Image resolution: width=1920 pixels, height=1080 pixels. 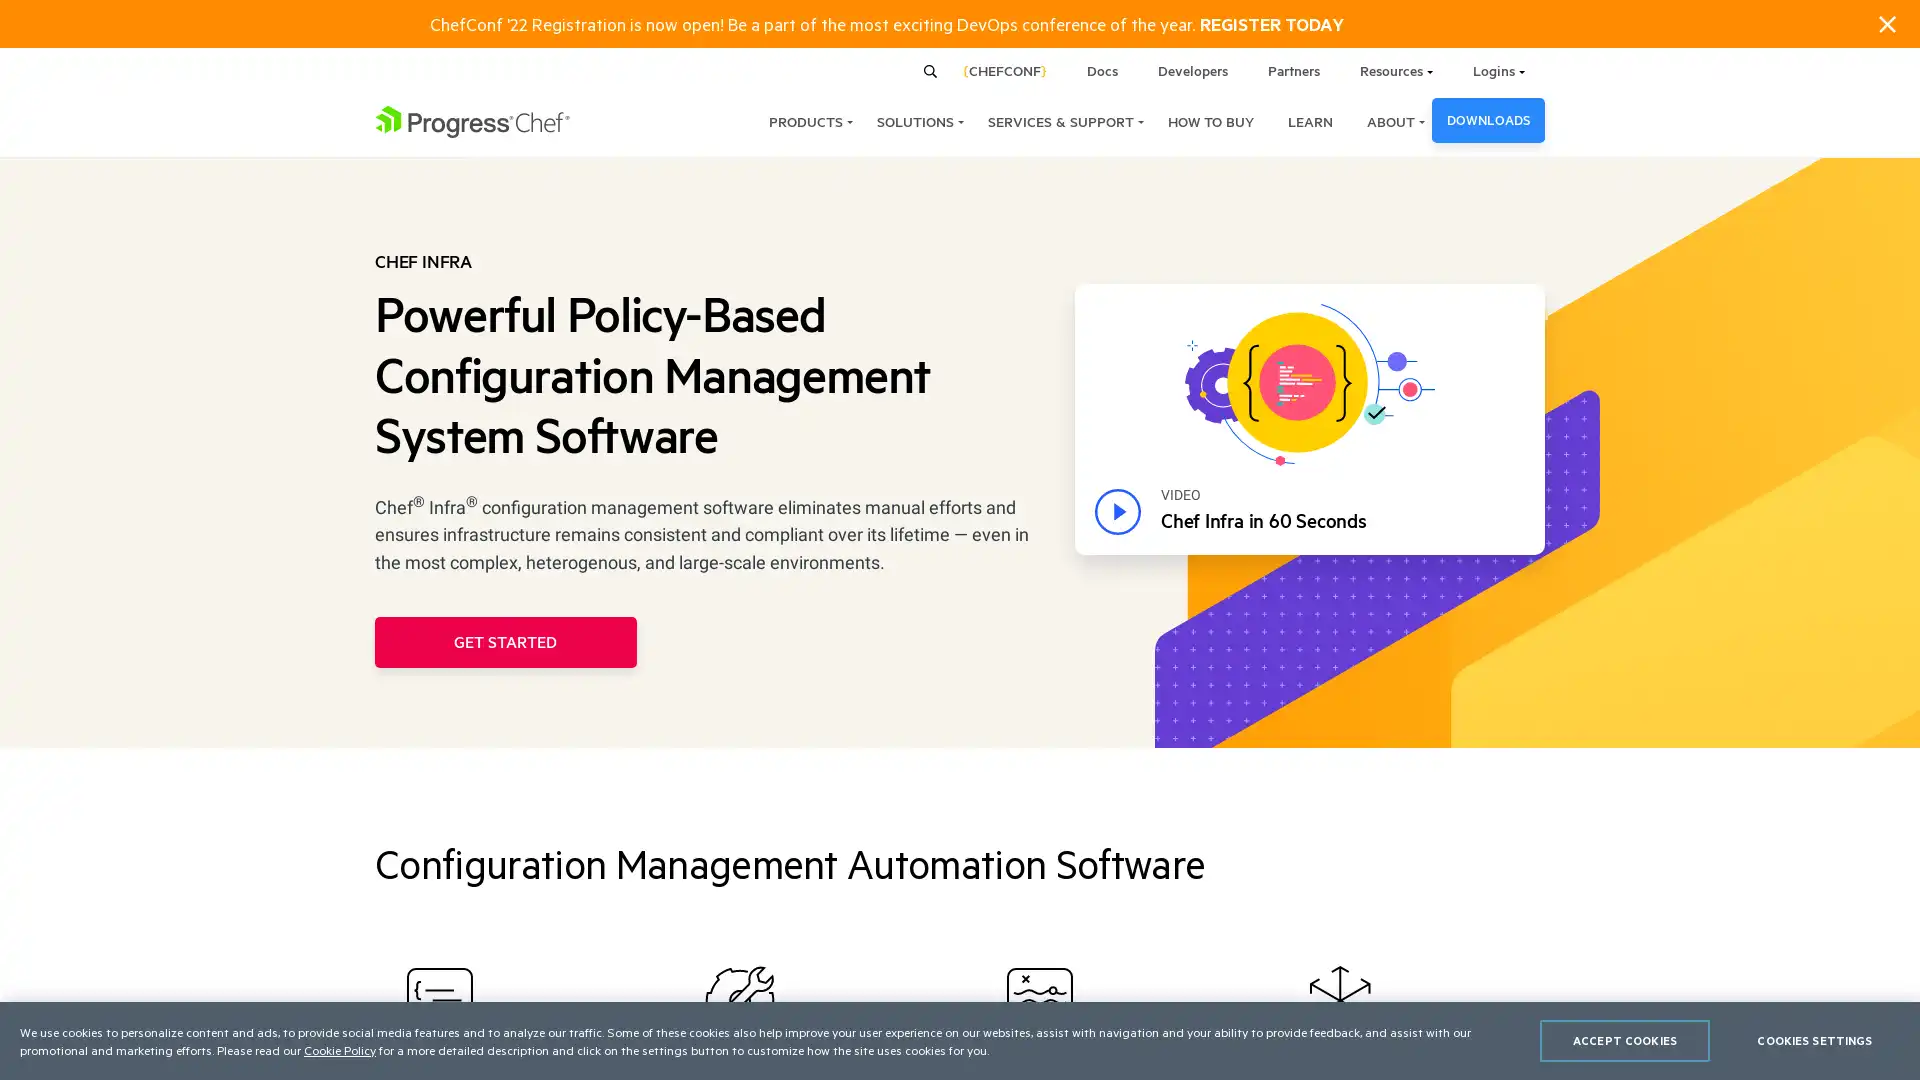 I want to click on SERVICES & SUPPORT, so click(x=1016, y=122).